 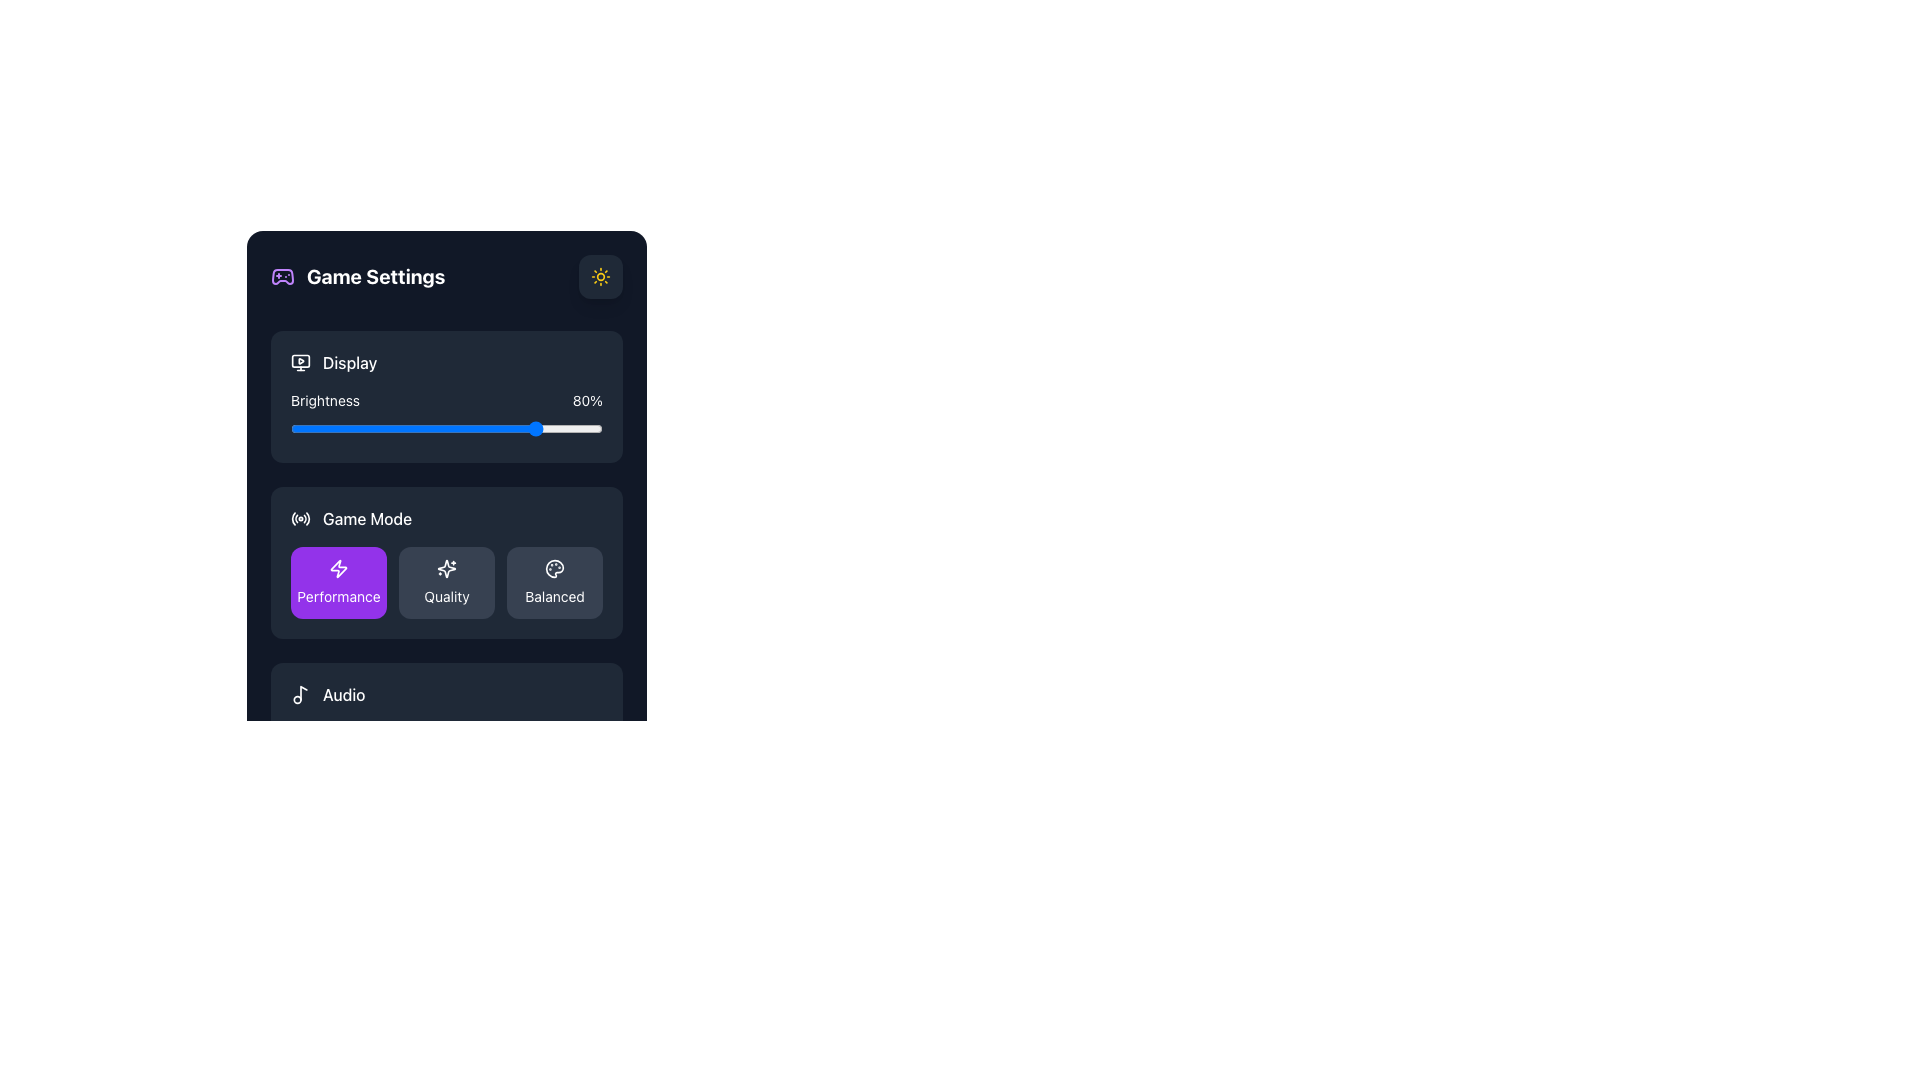 What do you see at coordinates (599, 277) in the screenshot?
I see `the sun icon in the top-right corner of the panel header` at bounding box center [599, 277].